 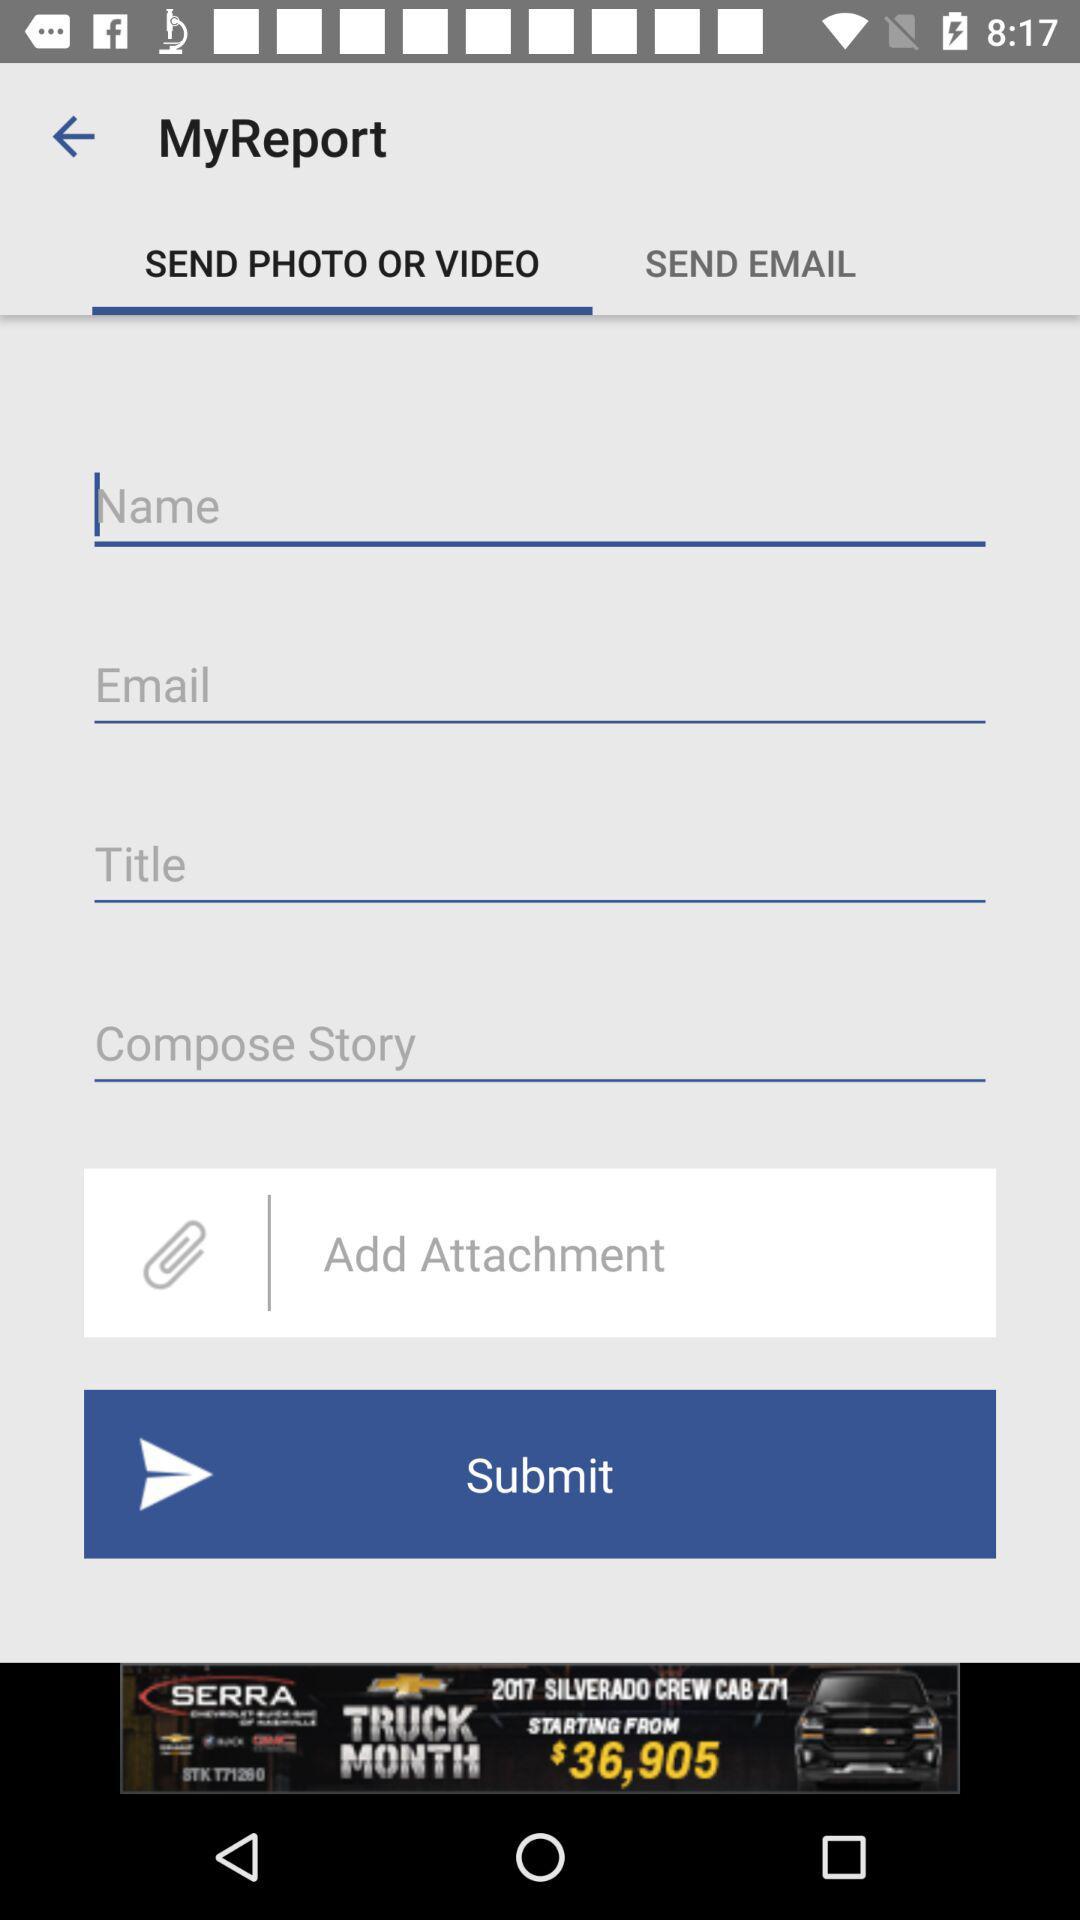 What do you see at coordinates (540, 1042) in the screenshot?
I see `value` at bounding box center [540, 1042].